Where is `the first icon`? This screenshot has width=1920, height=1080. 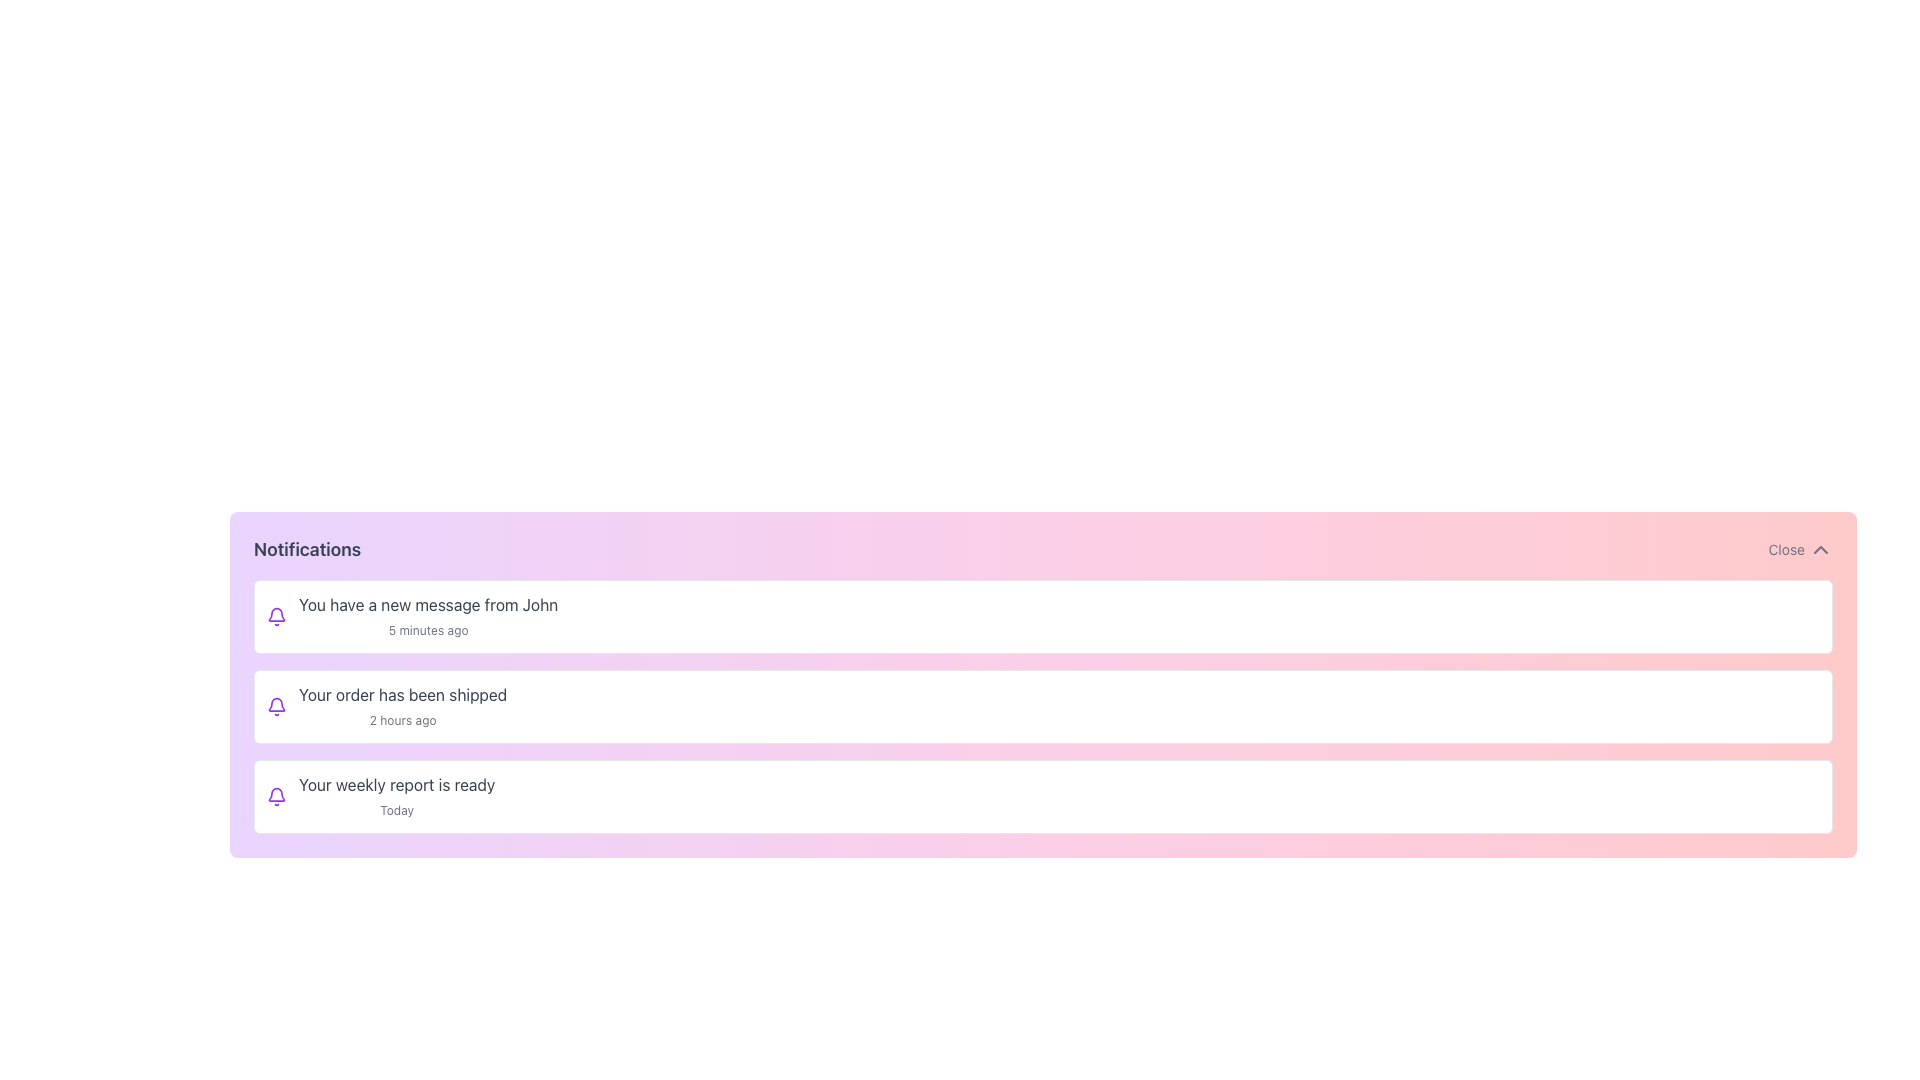
the first icon is located at coordinates (276, 616).